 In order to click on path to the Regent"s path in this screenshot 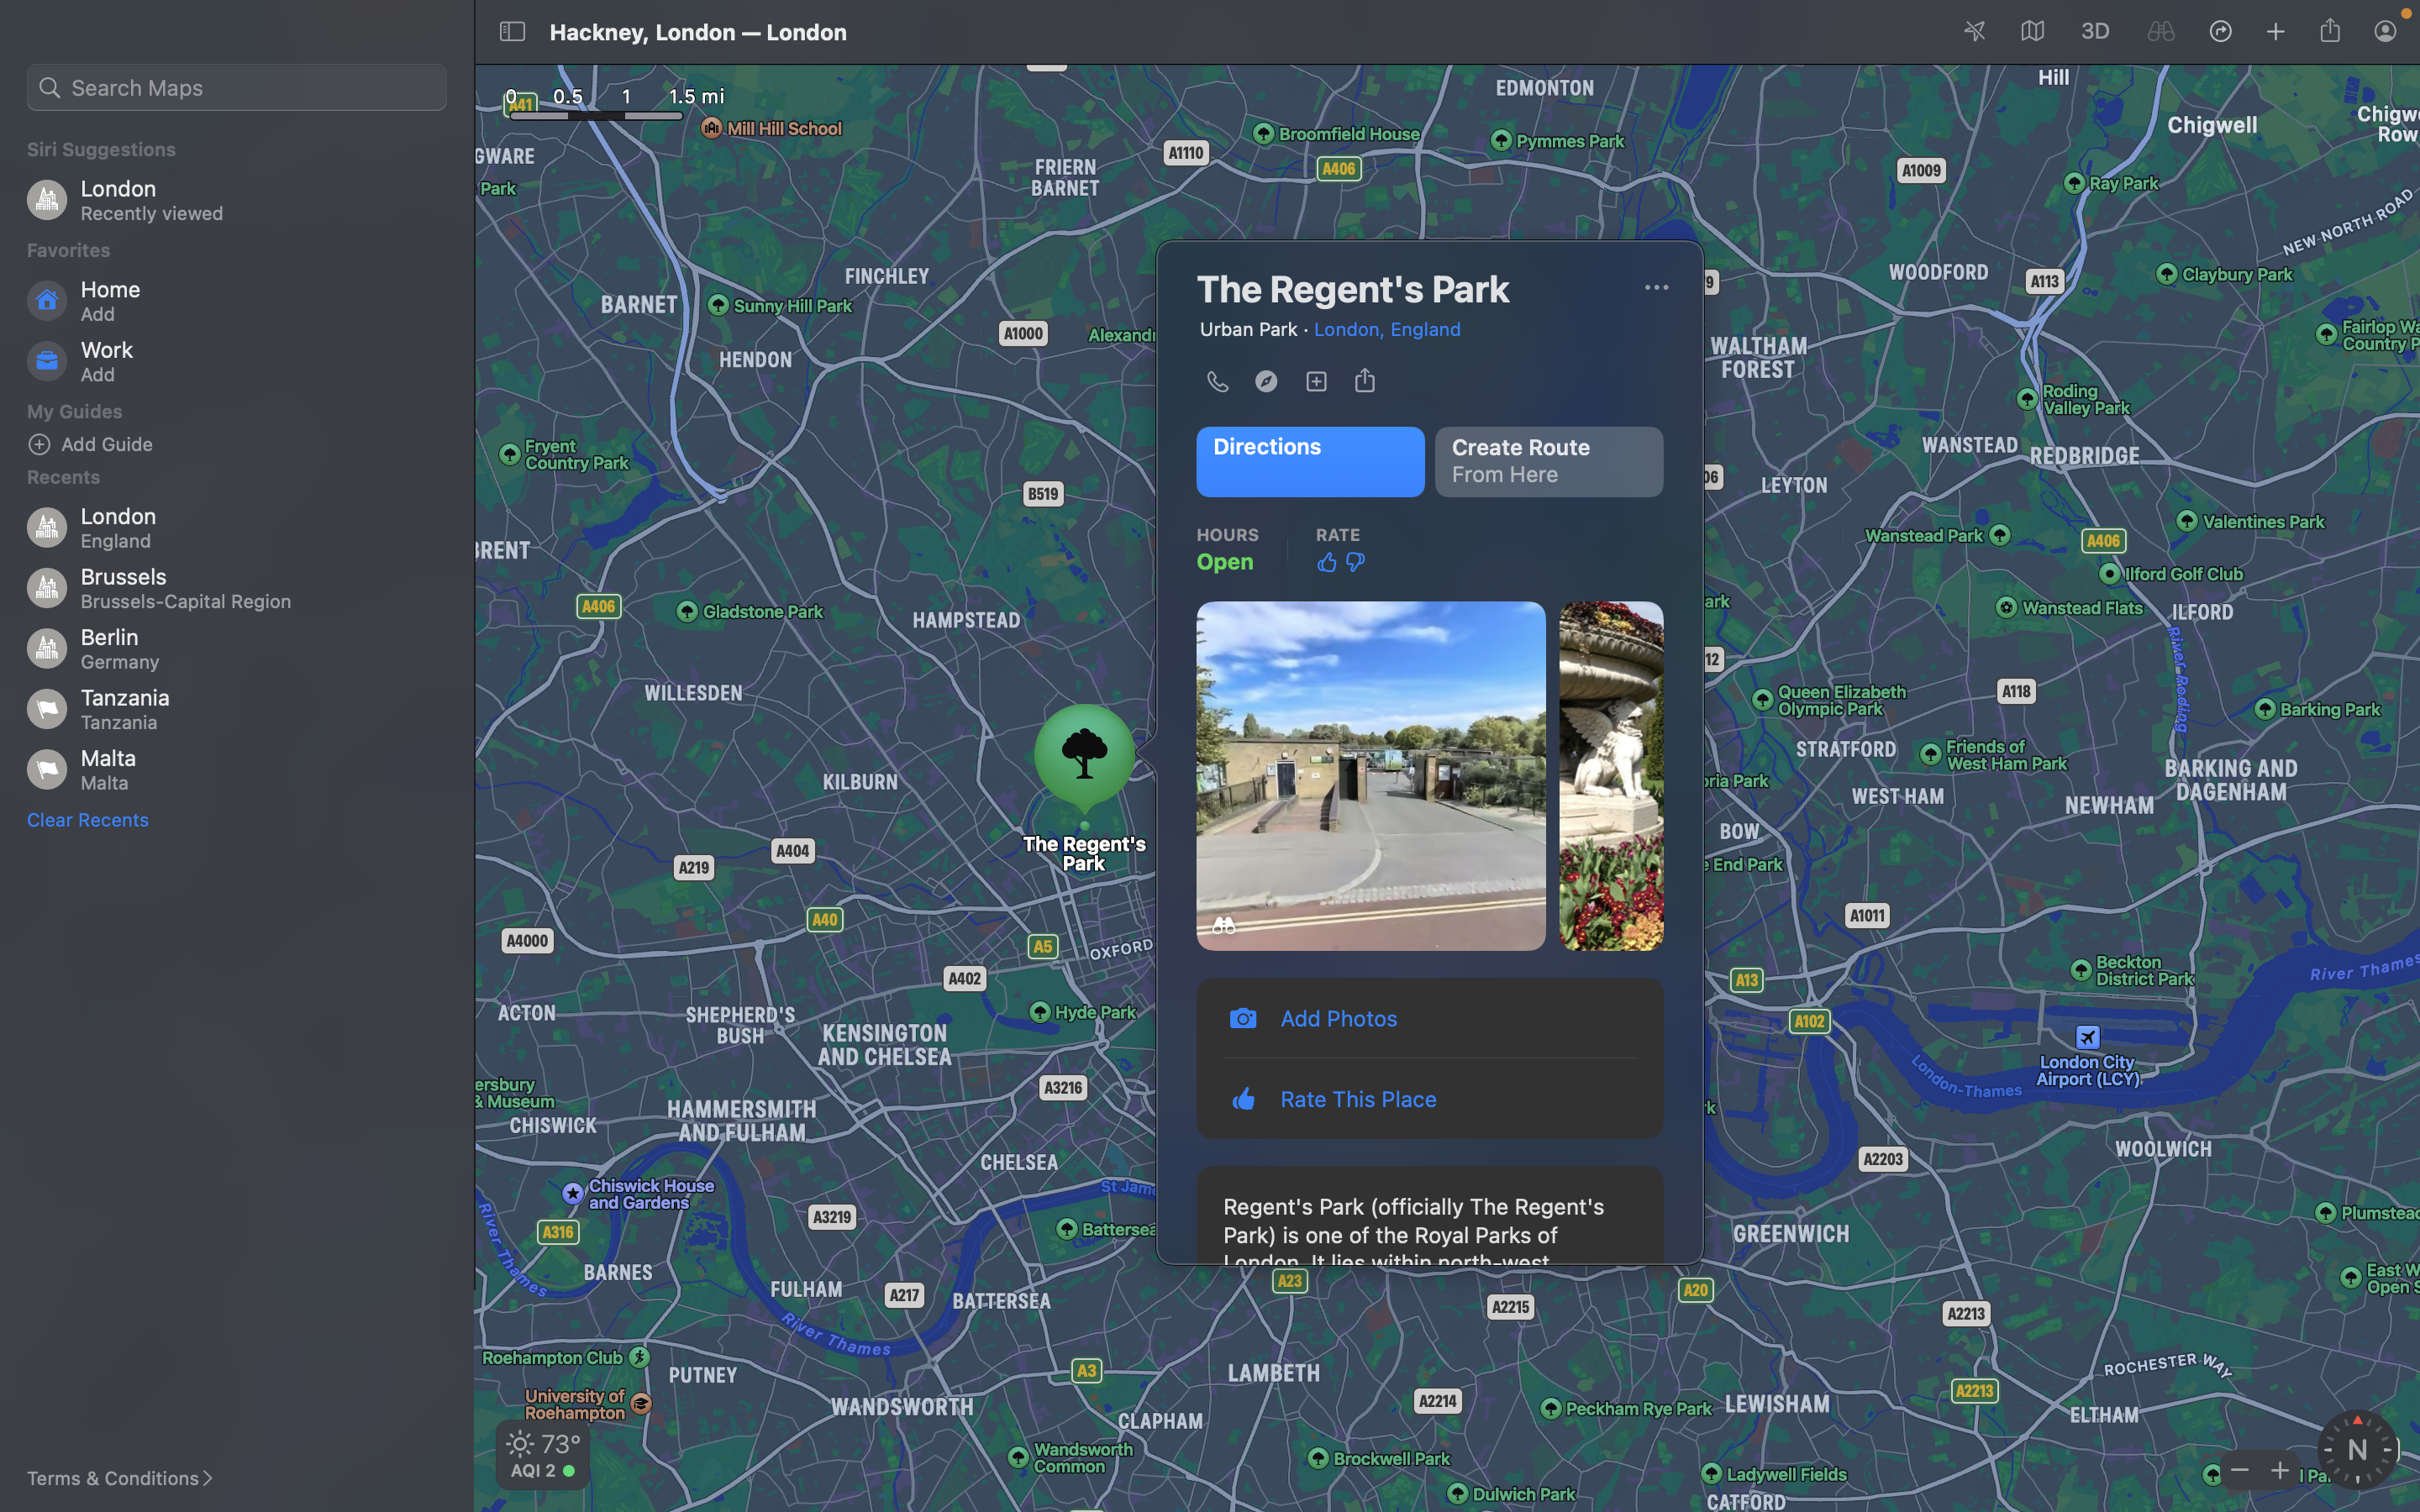, I will do `click(1307, 461)`.